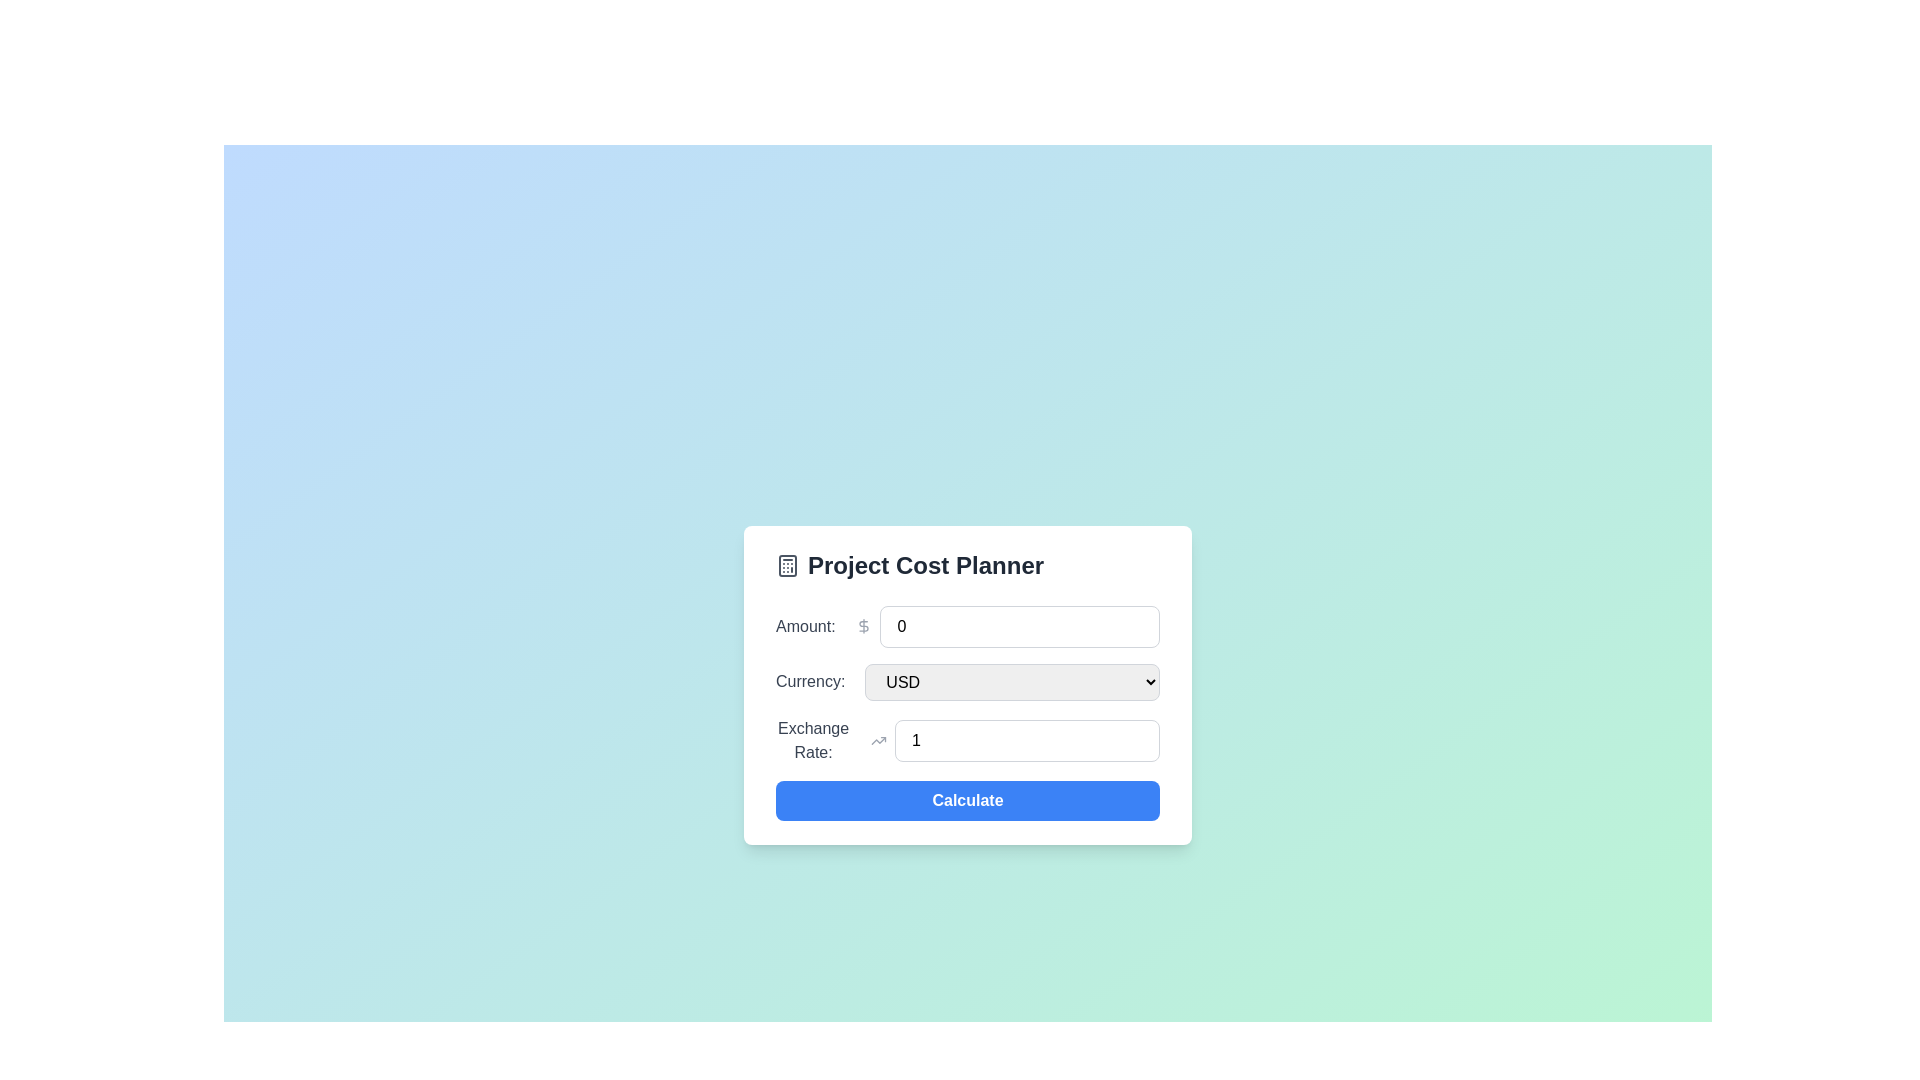  I want to click on an option from the 'Currency:' dropdown menu in the input group within the 'Project Cost Planner' card, so click(968, 684).